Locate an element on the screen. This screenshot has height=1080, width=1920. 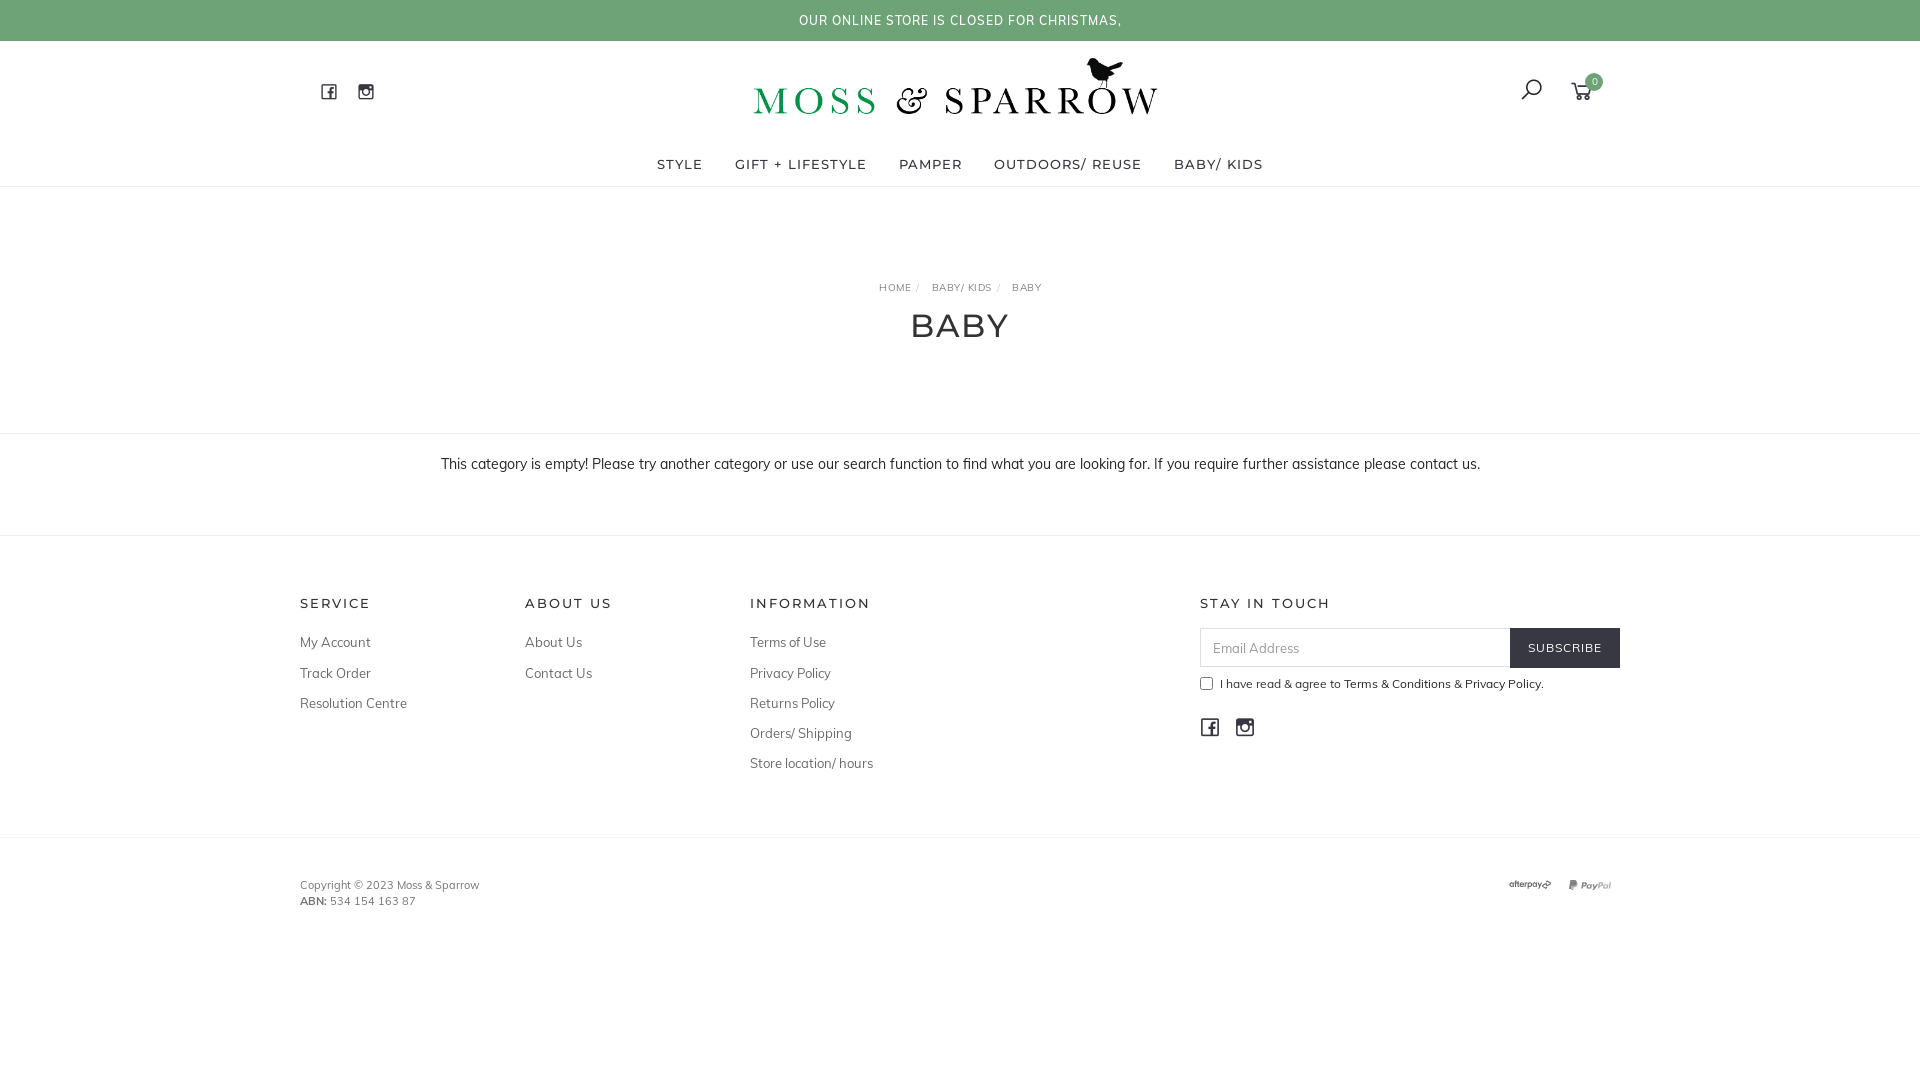
'Subscribe' is located at coordinates (1510, 647).